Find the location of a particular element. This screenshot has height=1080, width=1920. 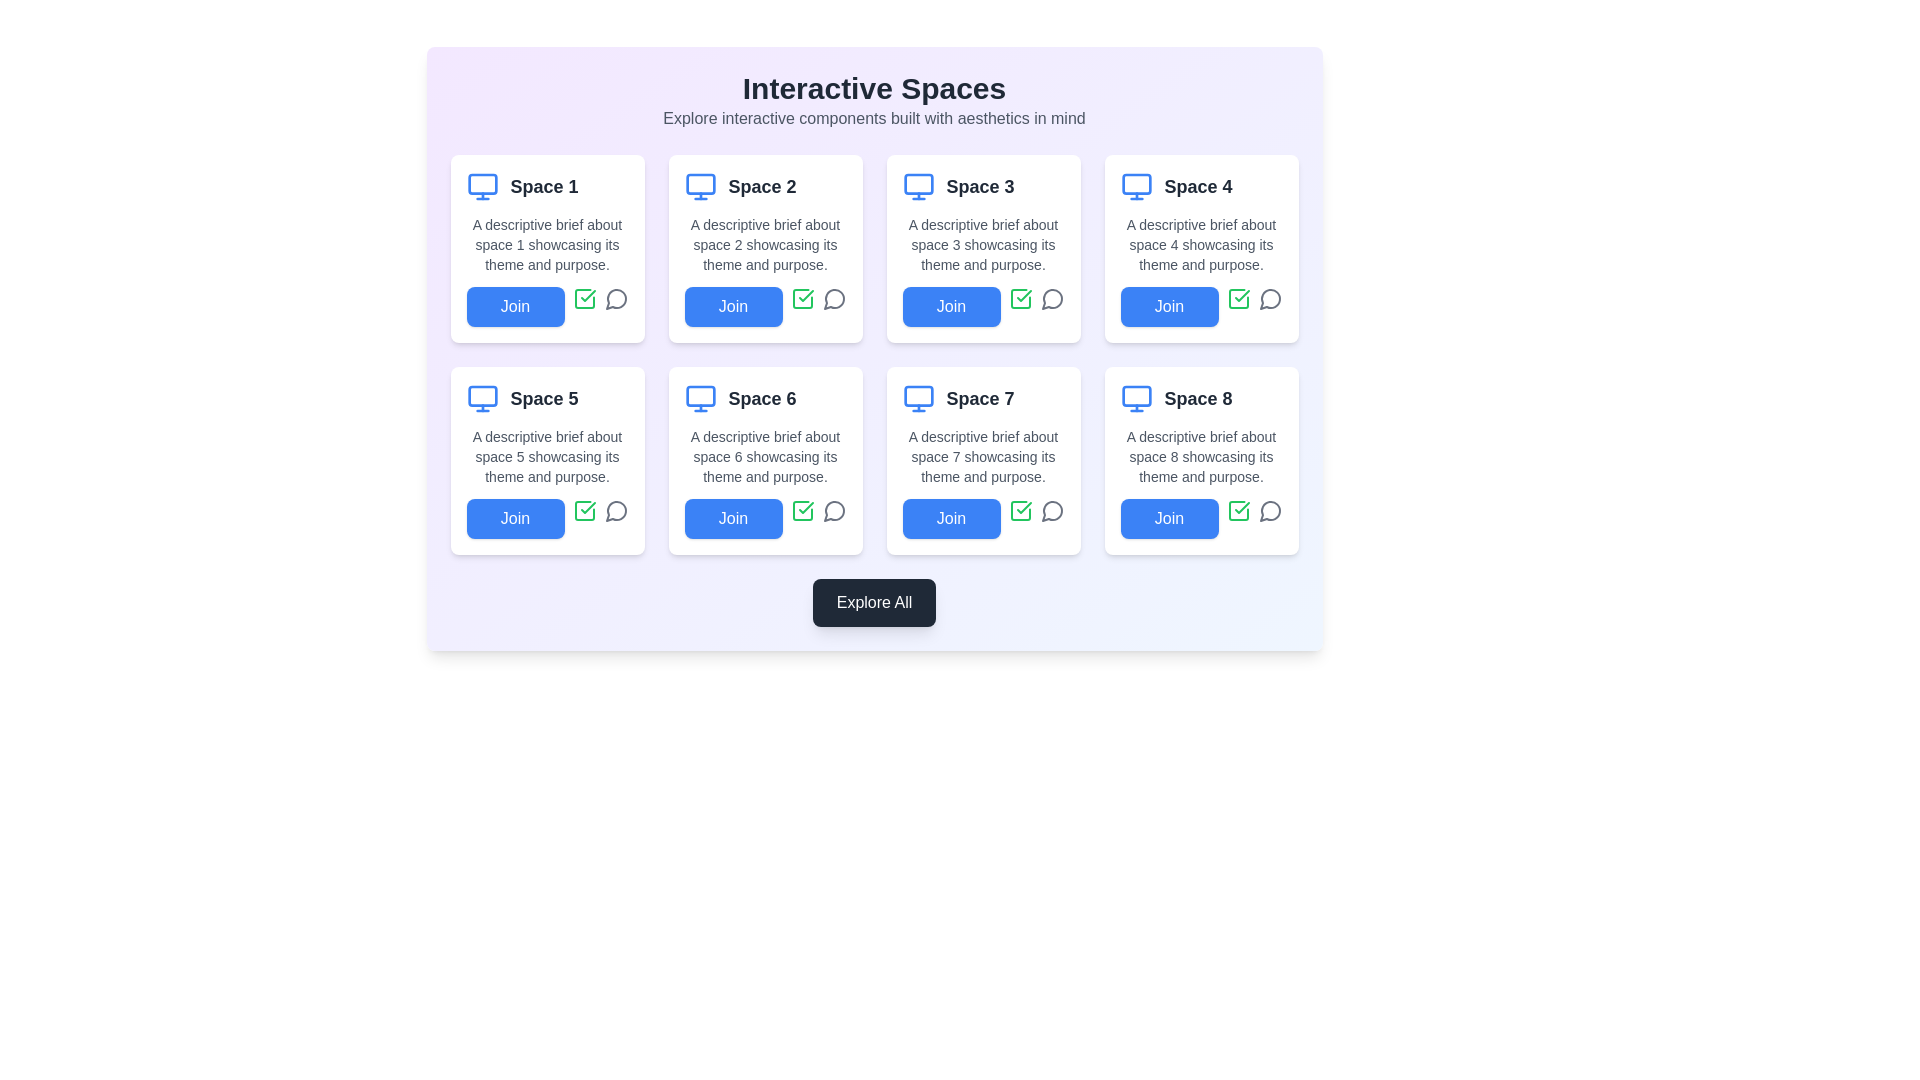

the text label reading 'Space 3' which is styled in bold dark gray and located under the 'Interactive Spaces' section in the third card of the grid layout is located at coordinates (980, 186).